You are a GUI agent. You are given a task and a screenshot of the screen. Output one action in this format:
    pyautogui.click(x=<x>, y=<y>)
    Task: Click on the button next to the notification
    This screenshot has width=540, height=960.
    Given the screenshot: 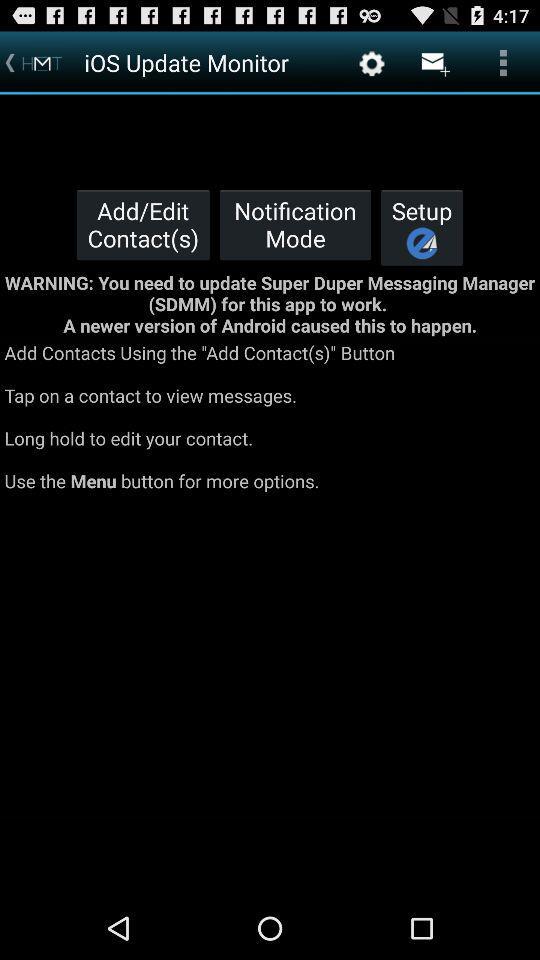 What is the action you would take?
    pyautogui.click(x=421, y=227)
    